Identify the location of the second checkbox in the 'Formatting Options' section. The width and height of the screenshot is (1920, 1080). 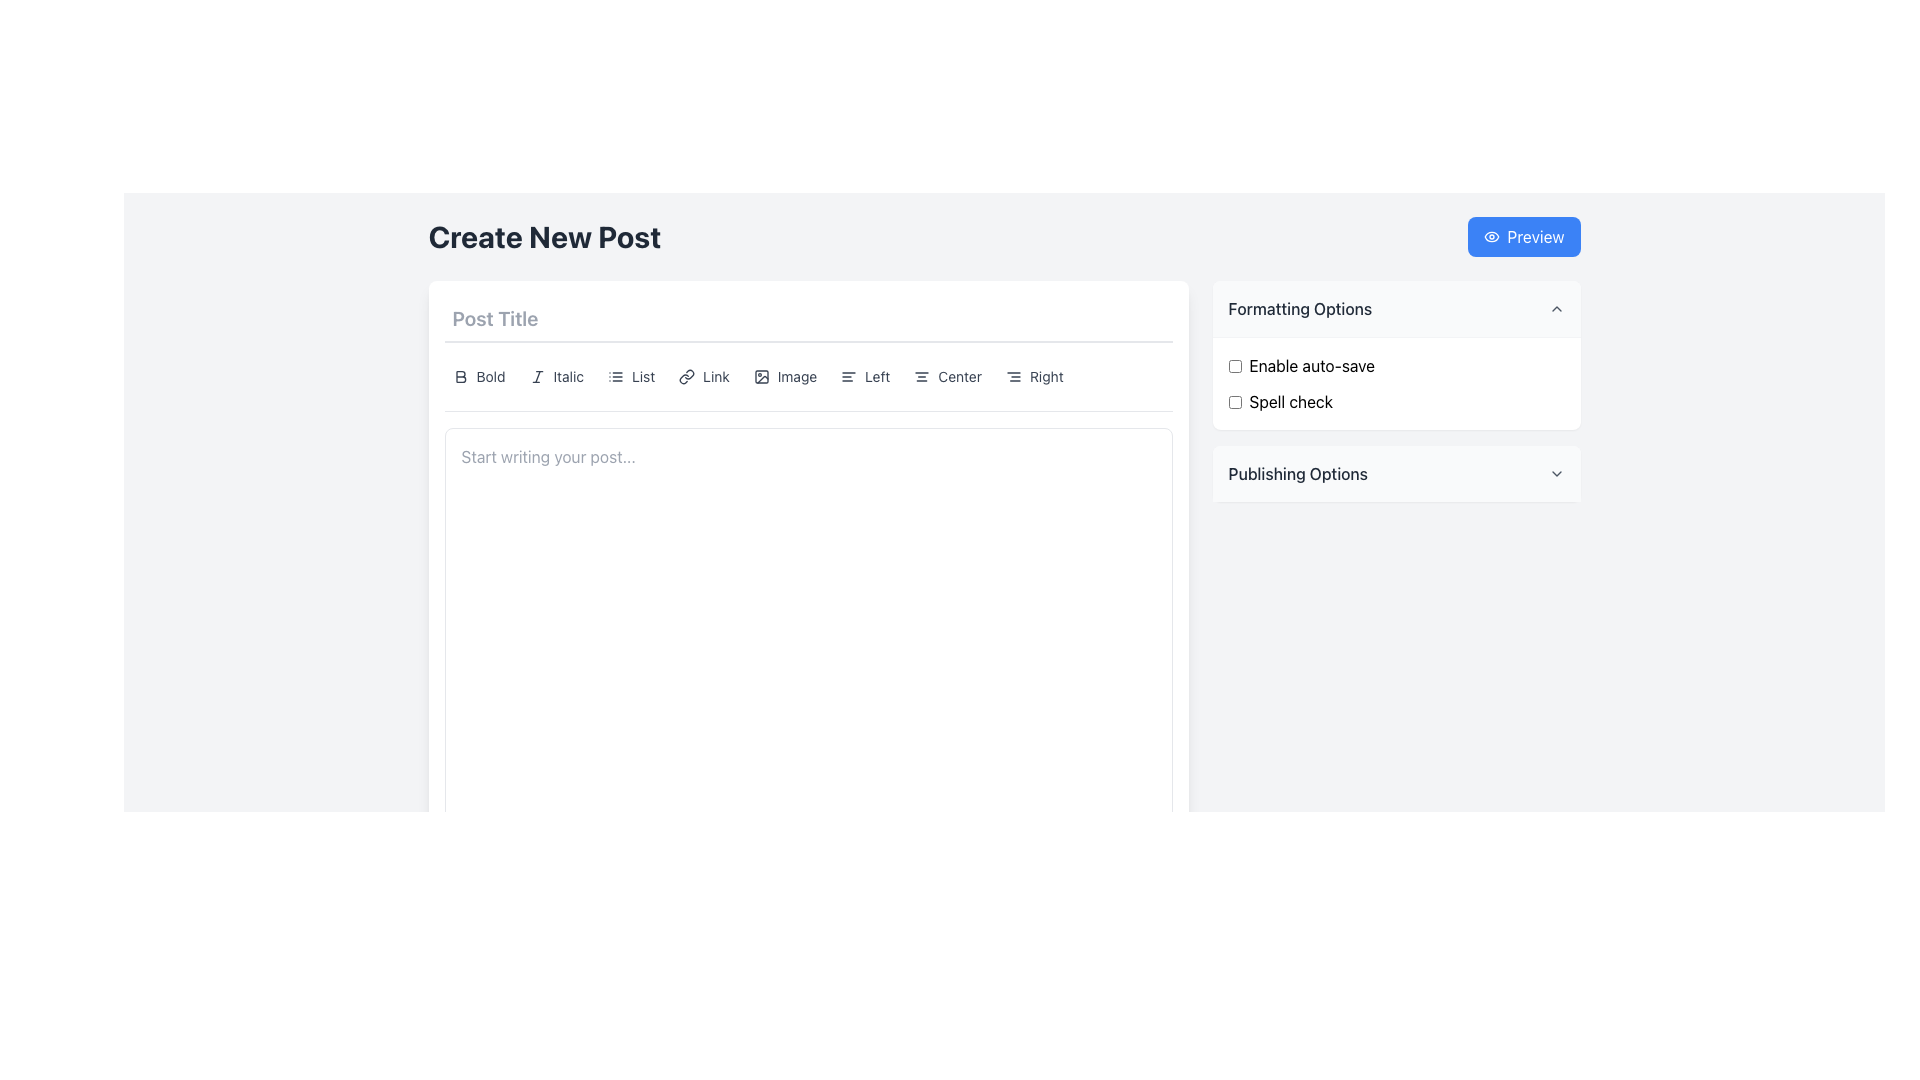
(1395, 384).